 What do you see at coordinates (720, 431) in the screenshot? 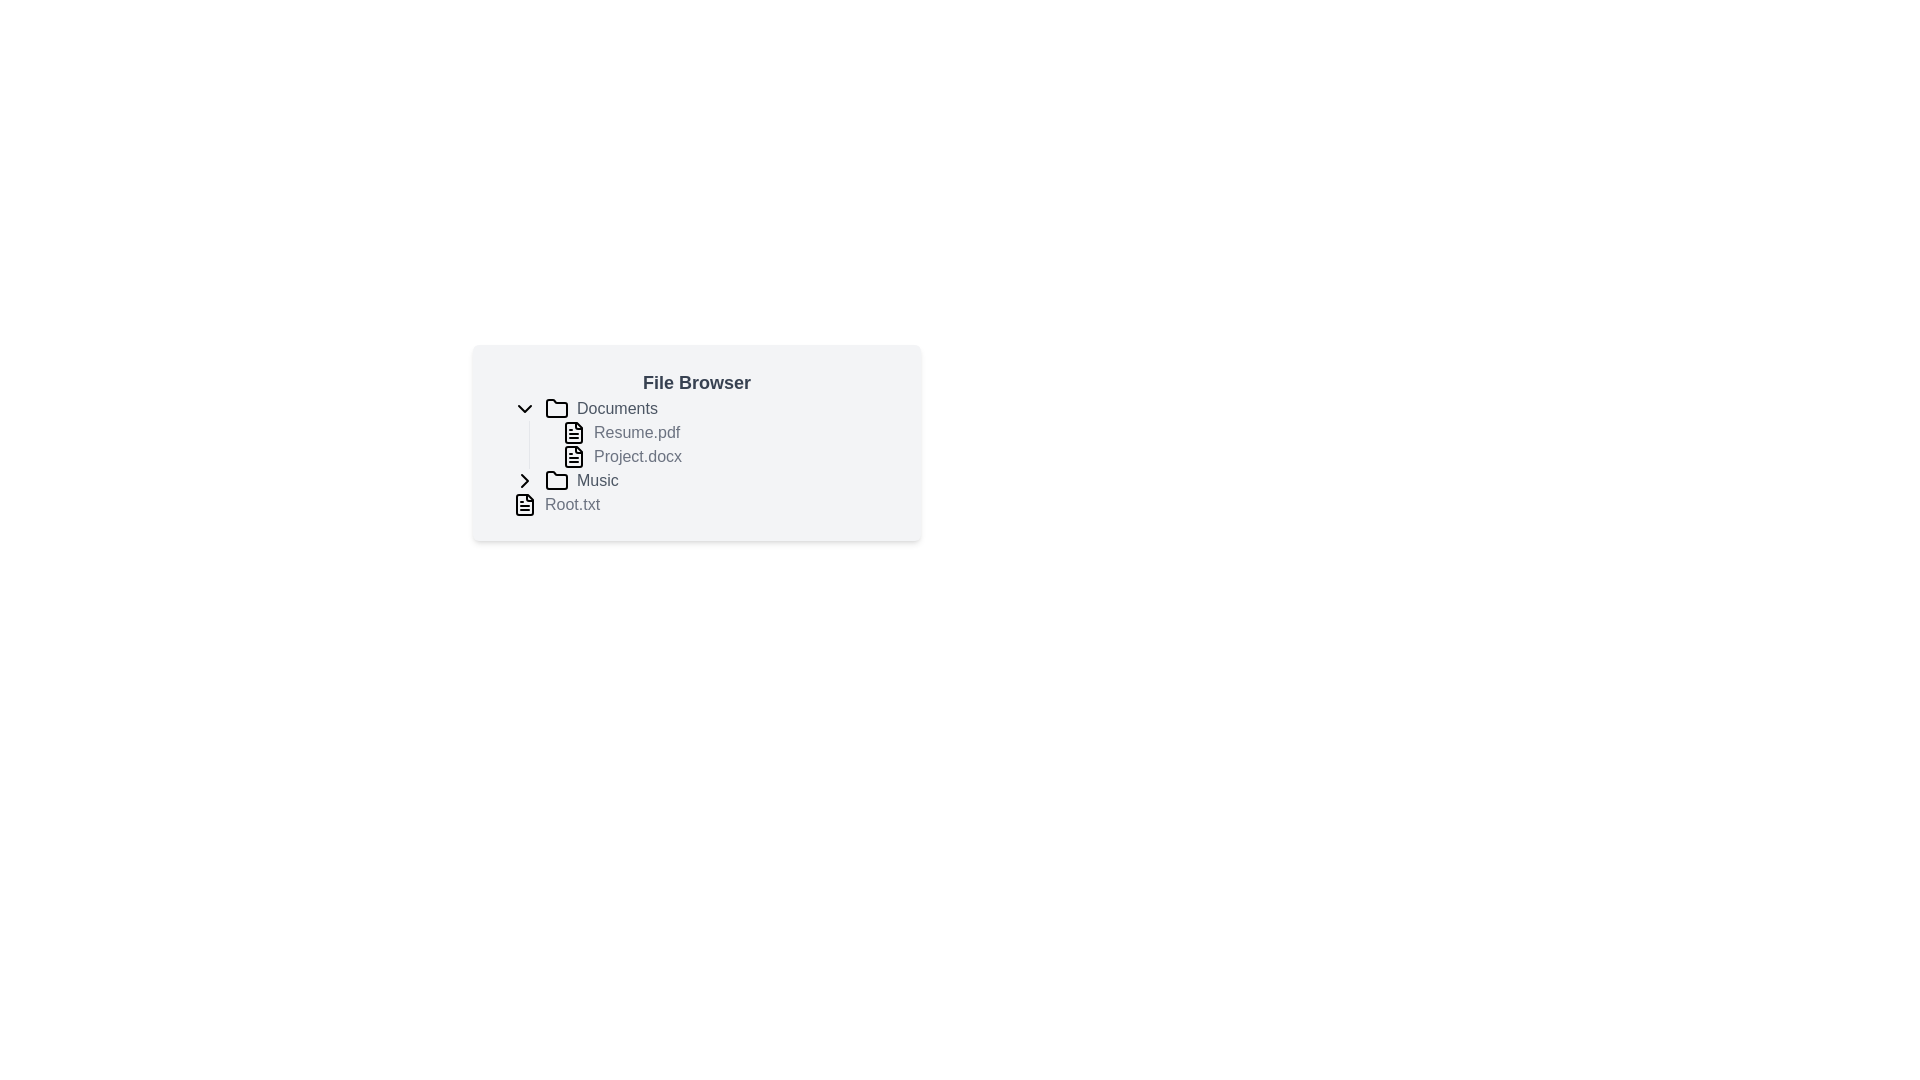
I see `the file entry labeled 'Resume.pdf' in the file tree` at bounding box center [720, 431].